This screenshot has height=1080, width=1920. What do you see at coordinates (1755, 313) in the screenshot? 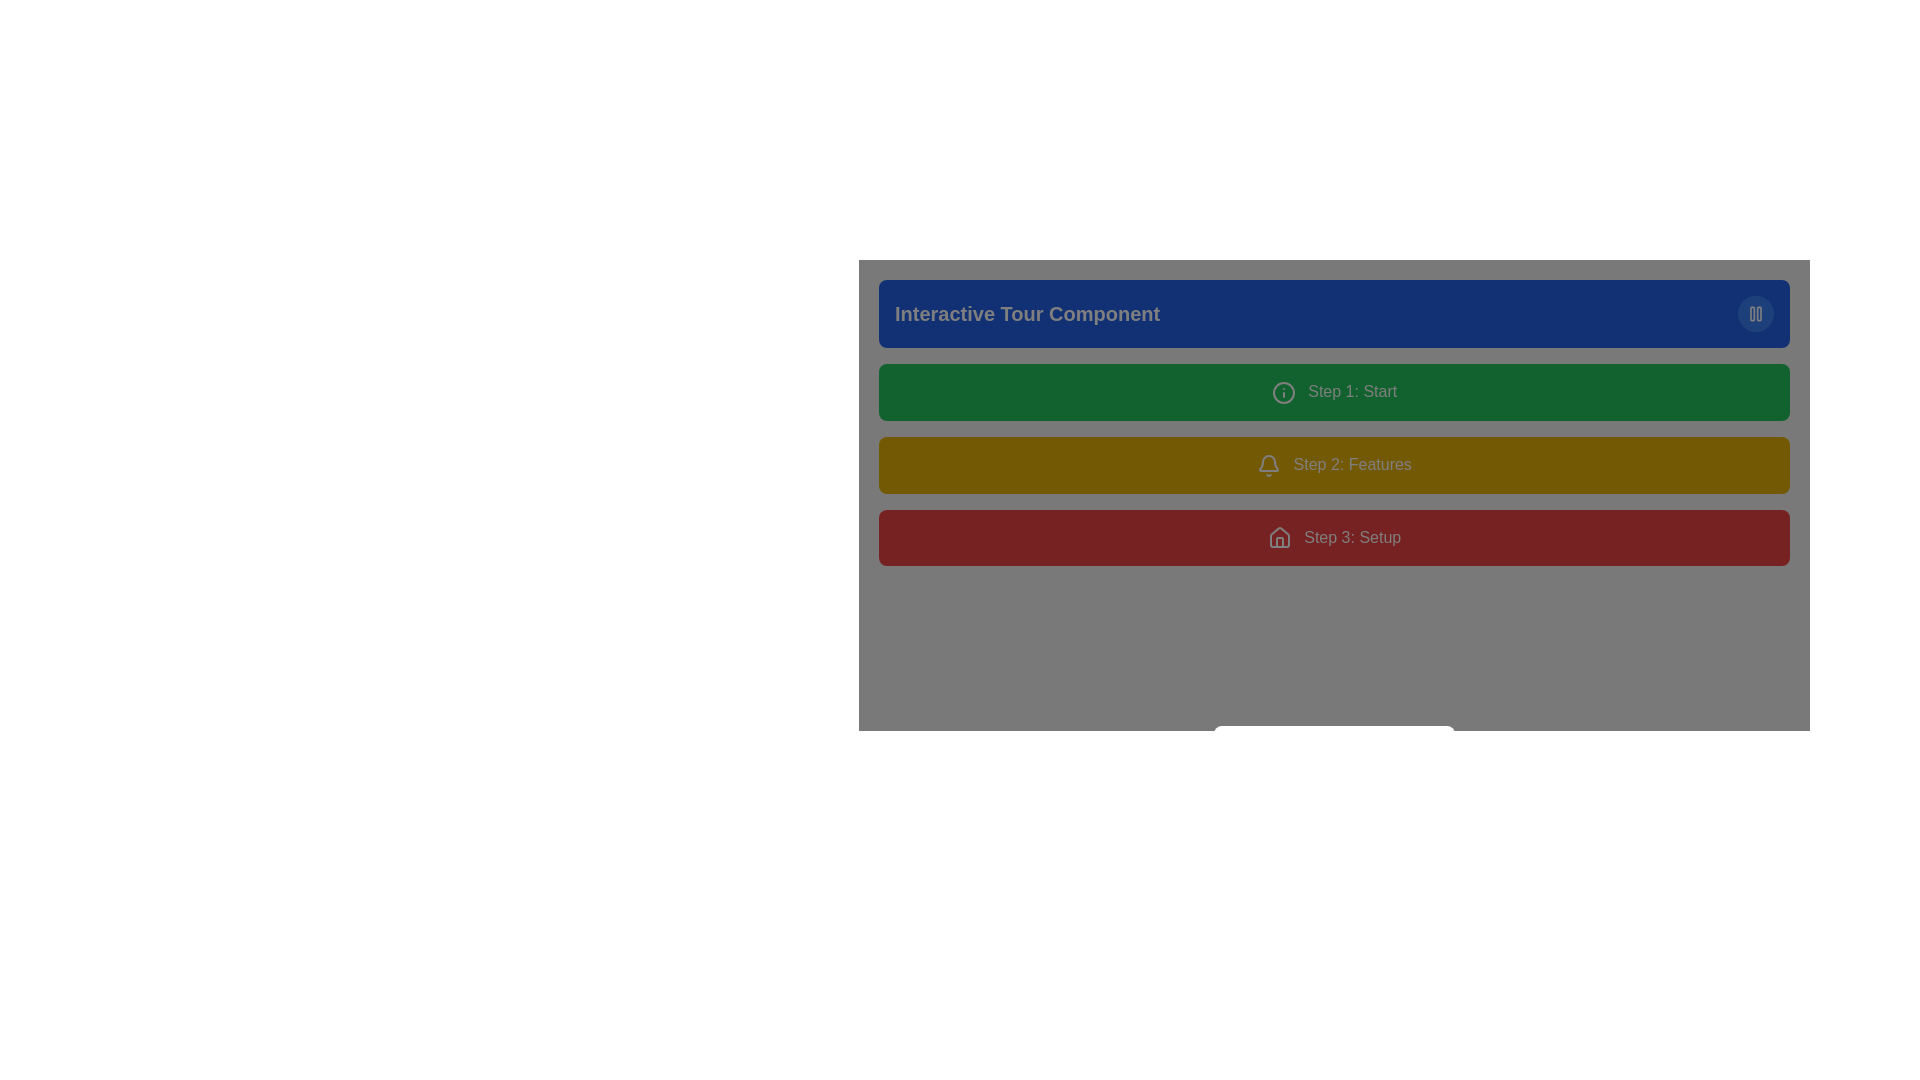
I see `the pause control button located in the top-right corner of the rounded blue rectangular section, near the 'Interactive Tour Component' title` at bounding box center [1755, 313].